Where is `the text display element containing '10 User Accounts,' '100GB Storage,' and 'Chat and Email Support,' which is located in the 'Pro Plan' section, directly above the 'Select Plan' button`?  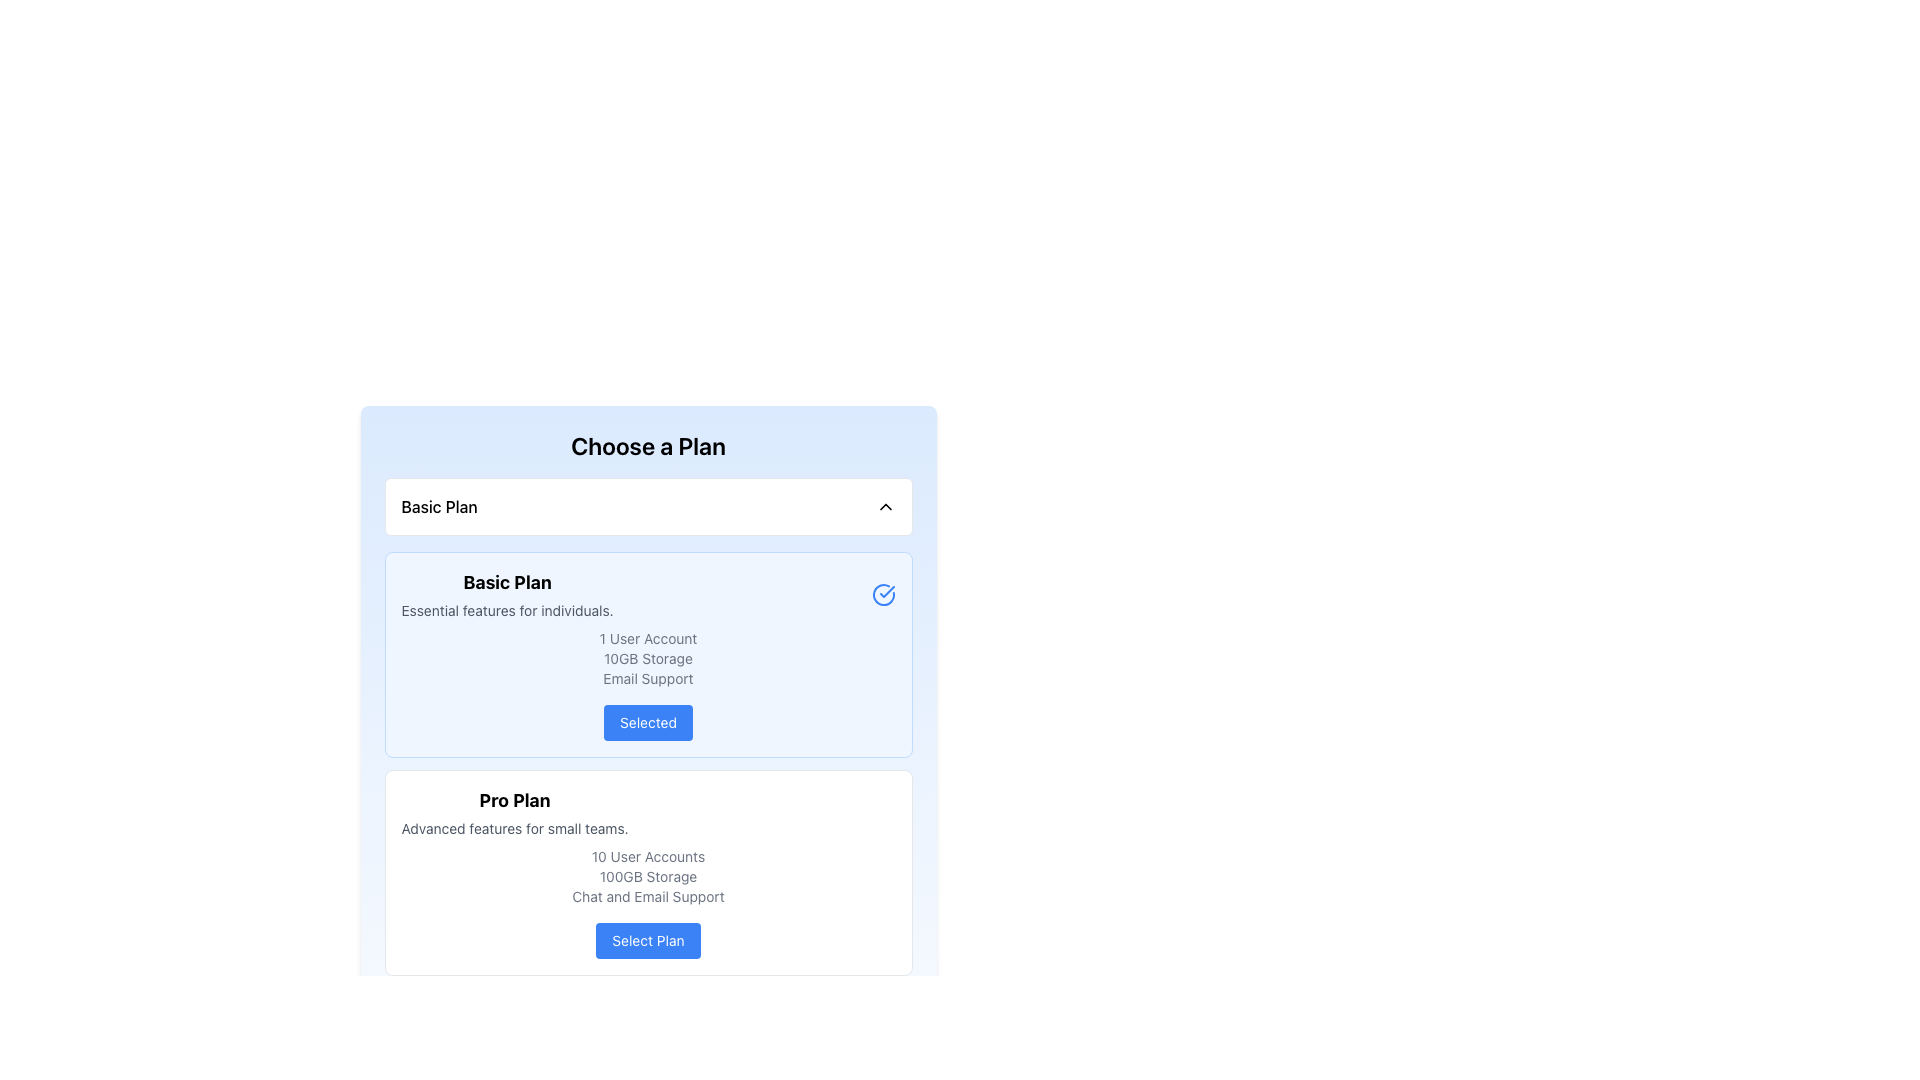 the text display element containing '10 User Accounts,' '100GB Storage,' and 'Chat and Email Support,' which is located in the 'Pro Plan' section, directly above the 'Select Plan' button is located at coordinates (648, 875).